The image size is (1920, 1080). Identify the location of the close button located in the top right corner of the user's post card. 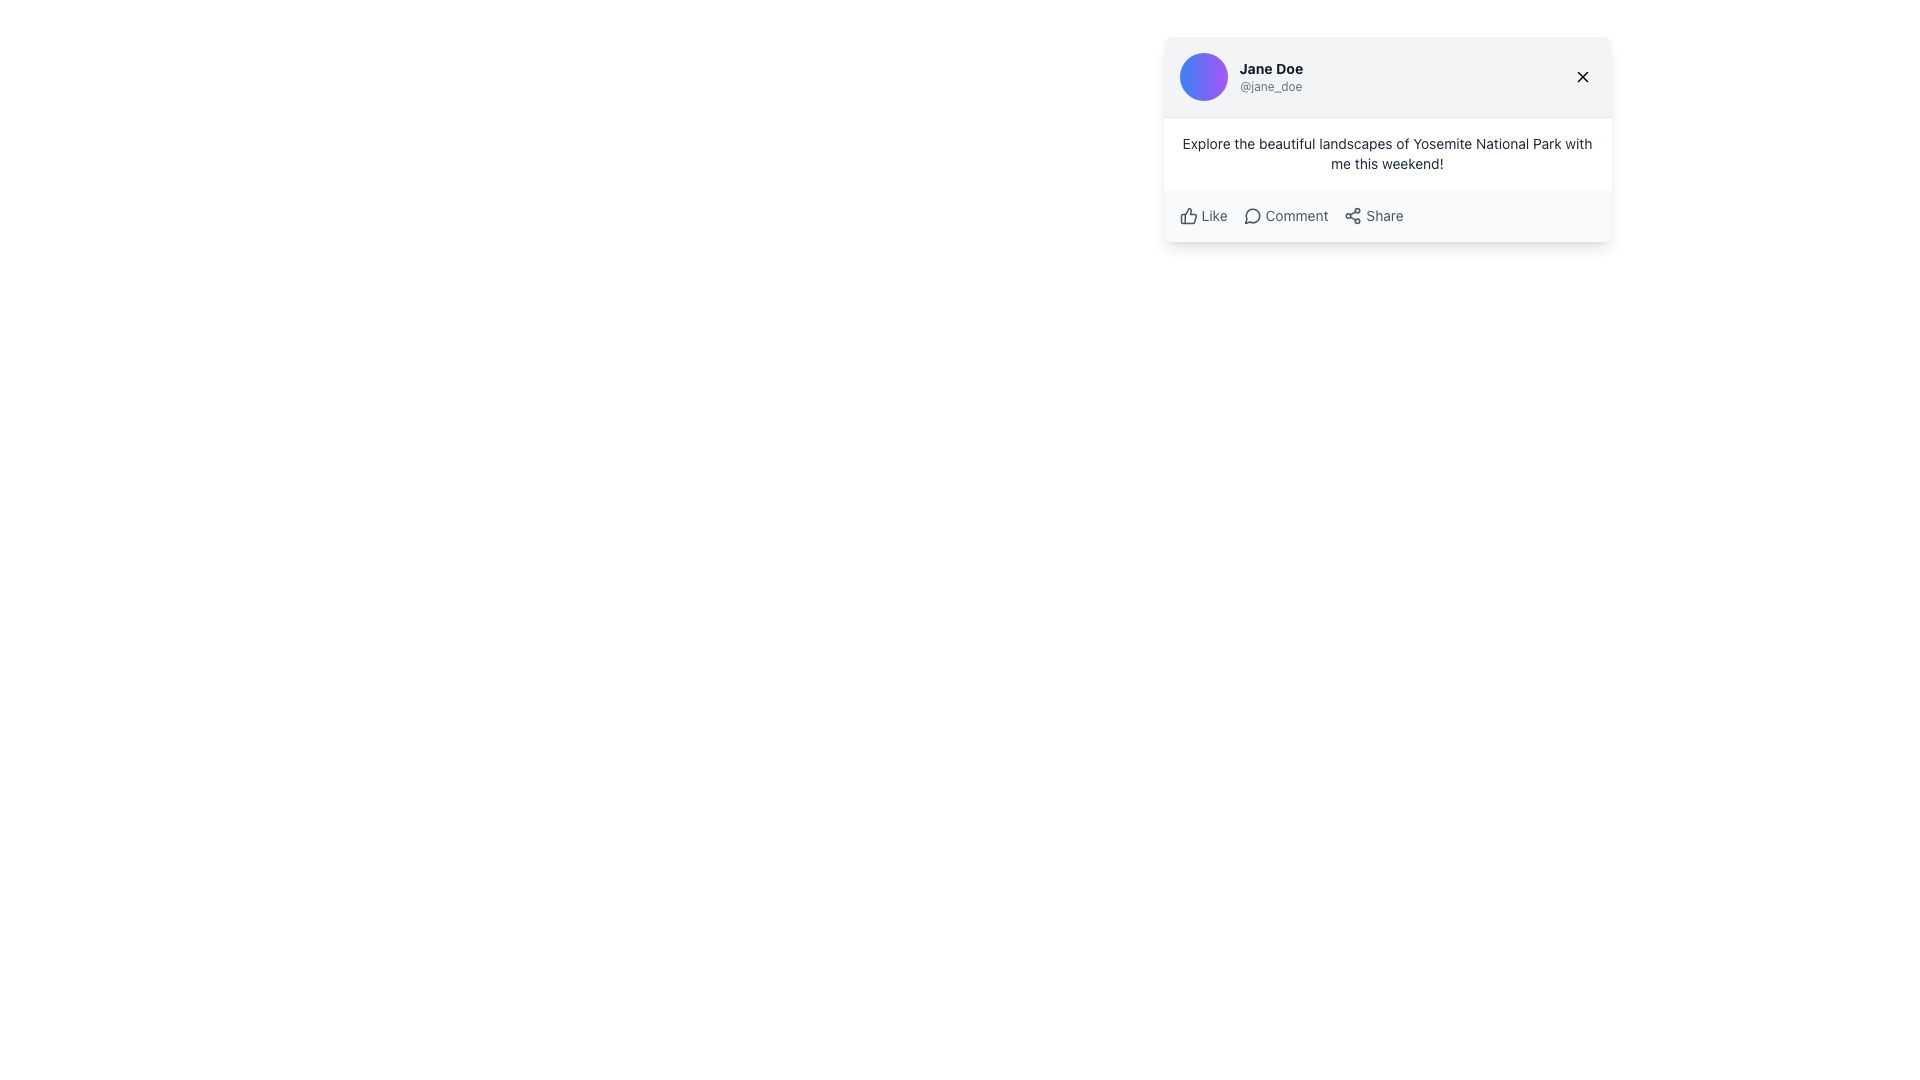
(1581, 76).